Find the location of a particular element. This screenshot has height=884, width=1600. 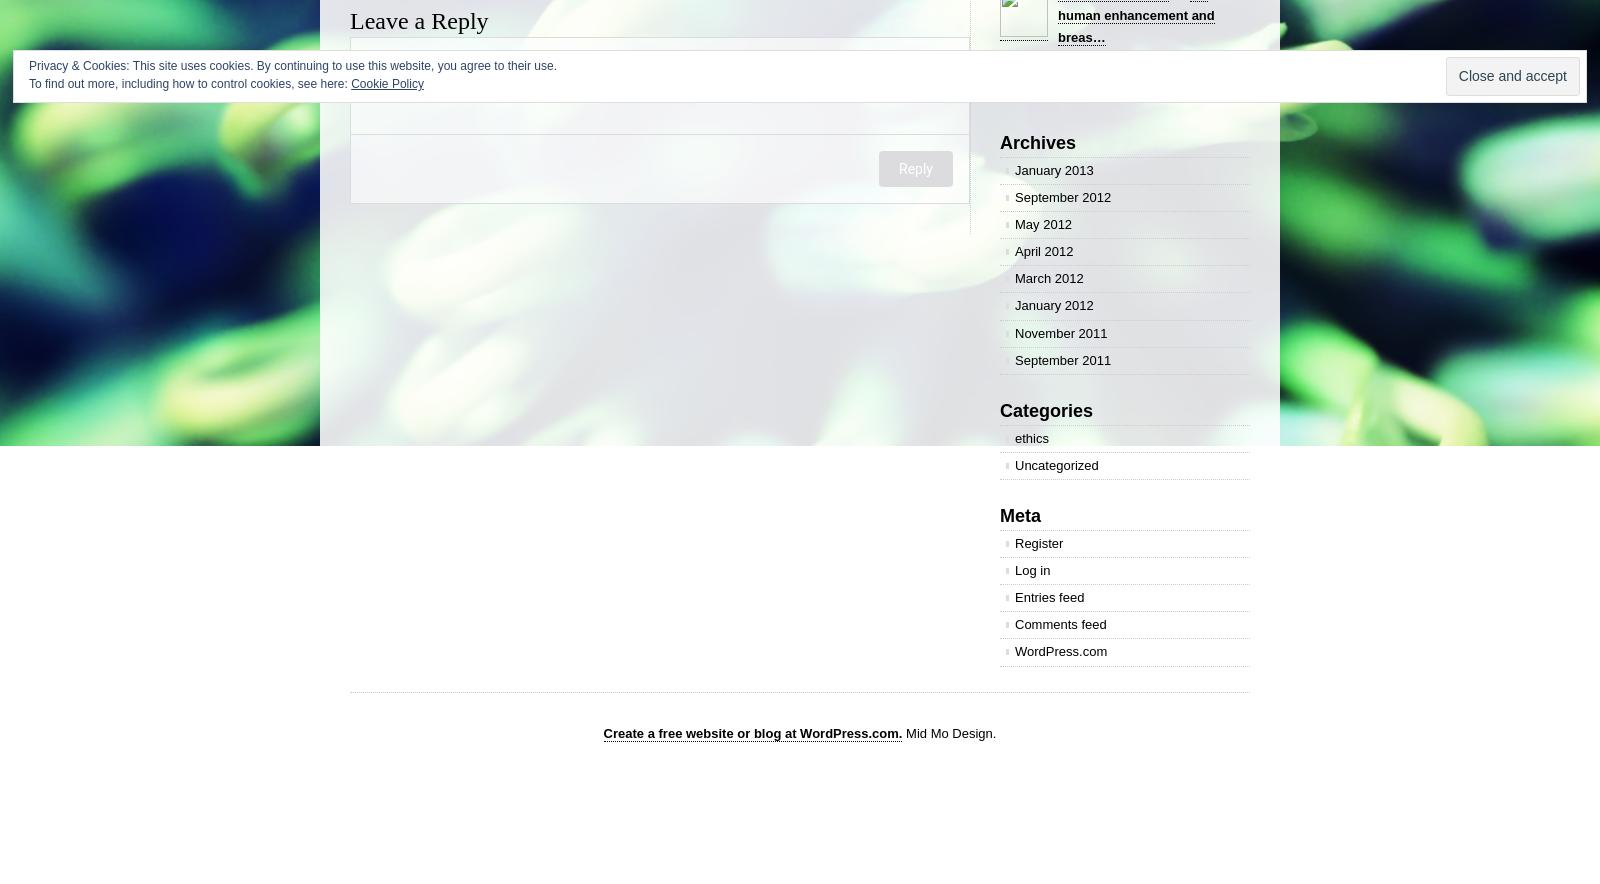

'September 2012' is located at coordinates (1063, 196).